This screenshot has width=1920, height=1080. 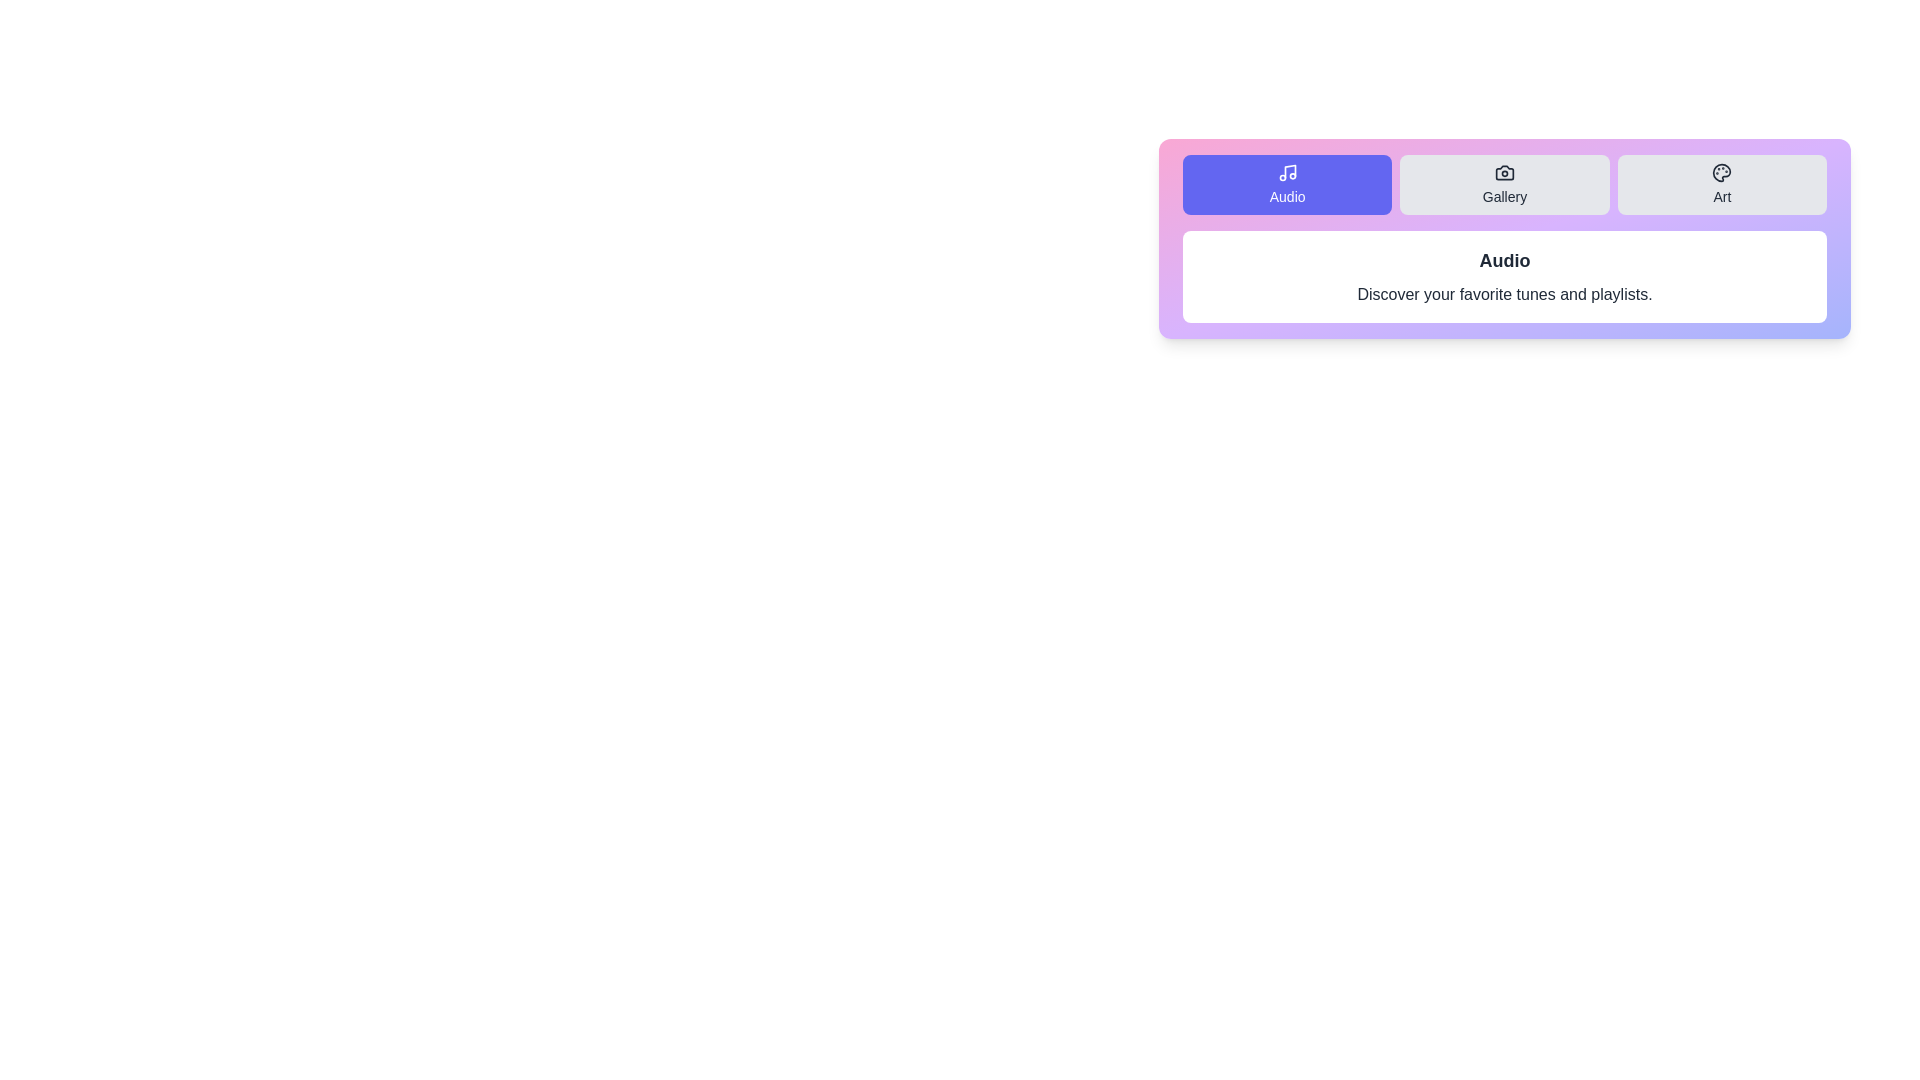 What do you see at coordinates (1721, 185) in the screenshot?
I see `the tab labeled Art` at bounding box center [1721, 185].